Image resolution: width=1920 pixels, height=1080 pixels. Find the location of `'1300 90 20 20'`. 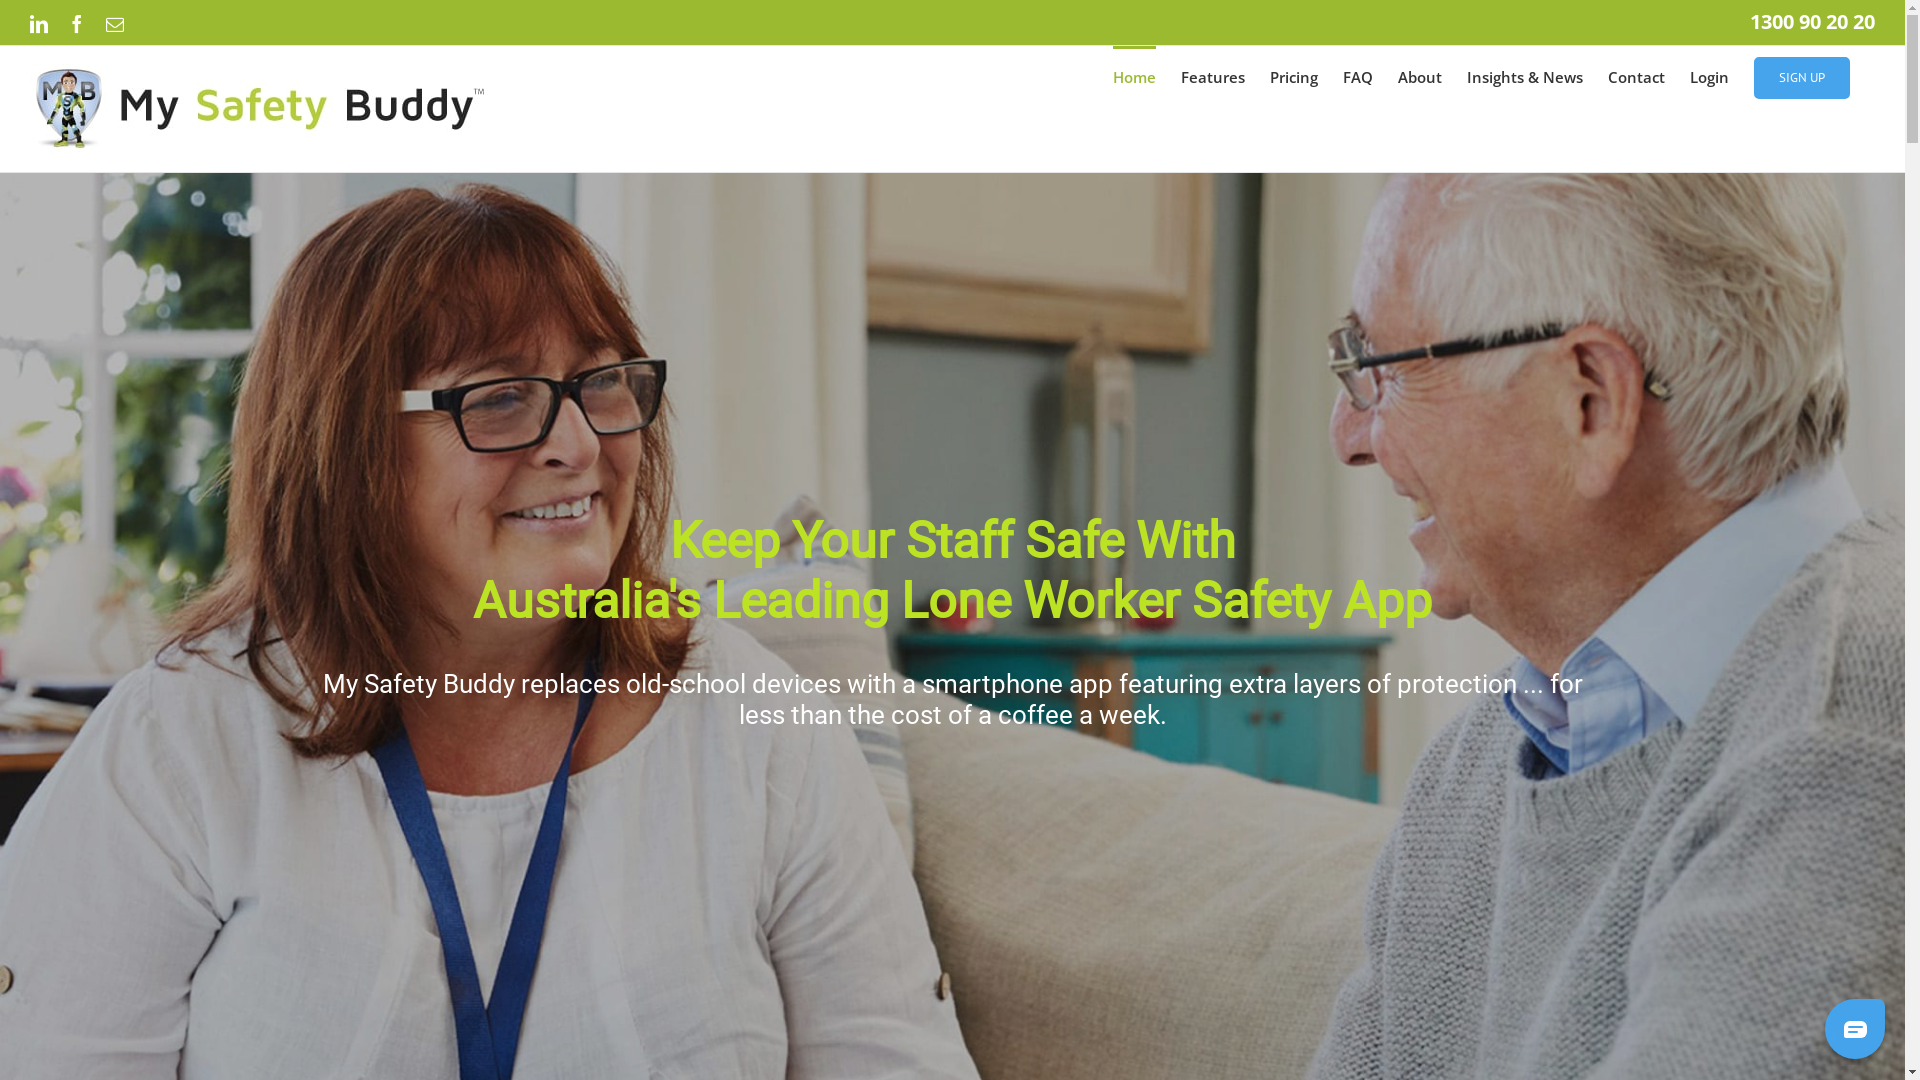

'1300 90 20 20' is located at coordinates (1812, 21).